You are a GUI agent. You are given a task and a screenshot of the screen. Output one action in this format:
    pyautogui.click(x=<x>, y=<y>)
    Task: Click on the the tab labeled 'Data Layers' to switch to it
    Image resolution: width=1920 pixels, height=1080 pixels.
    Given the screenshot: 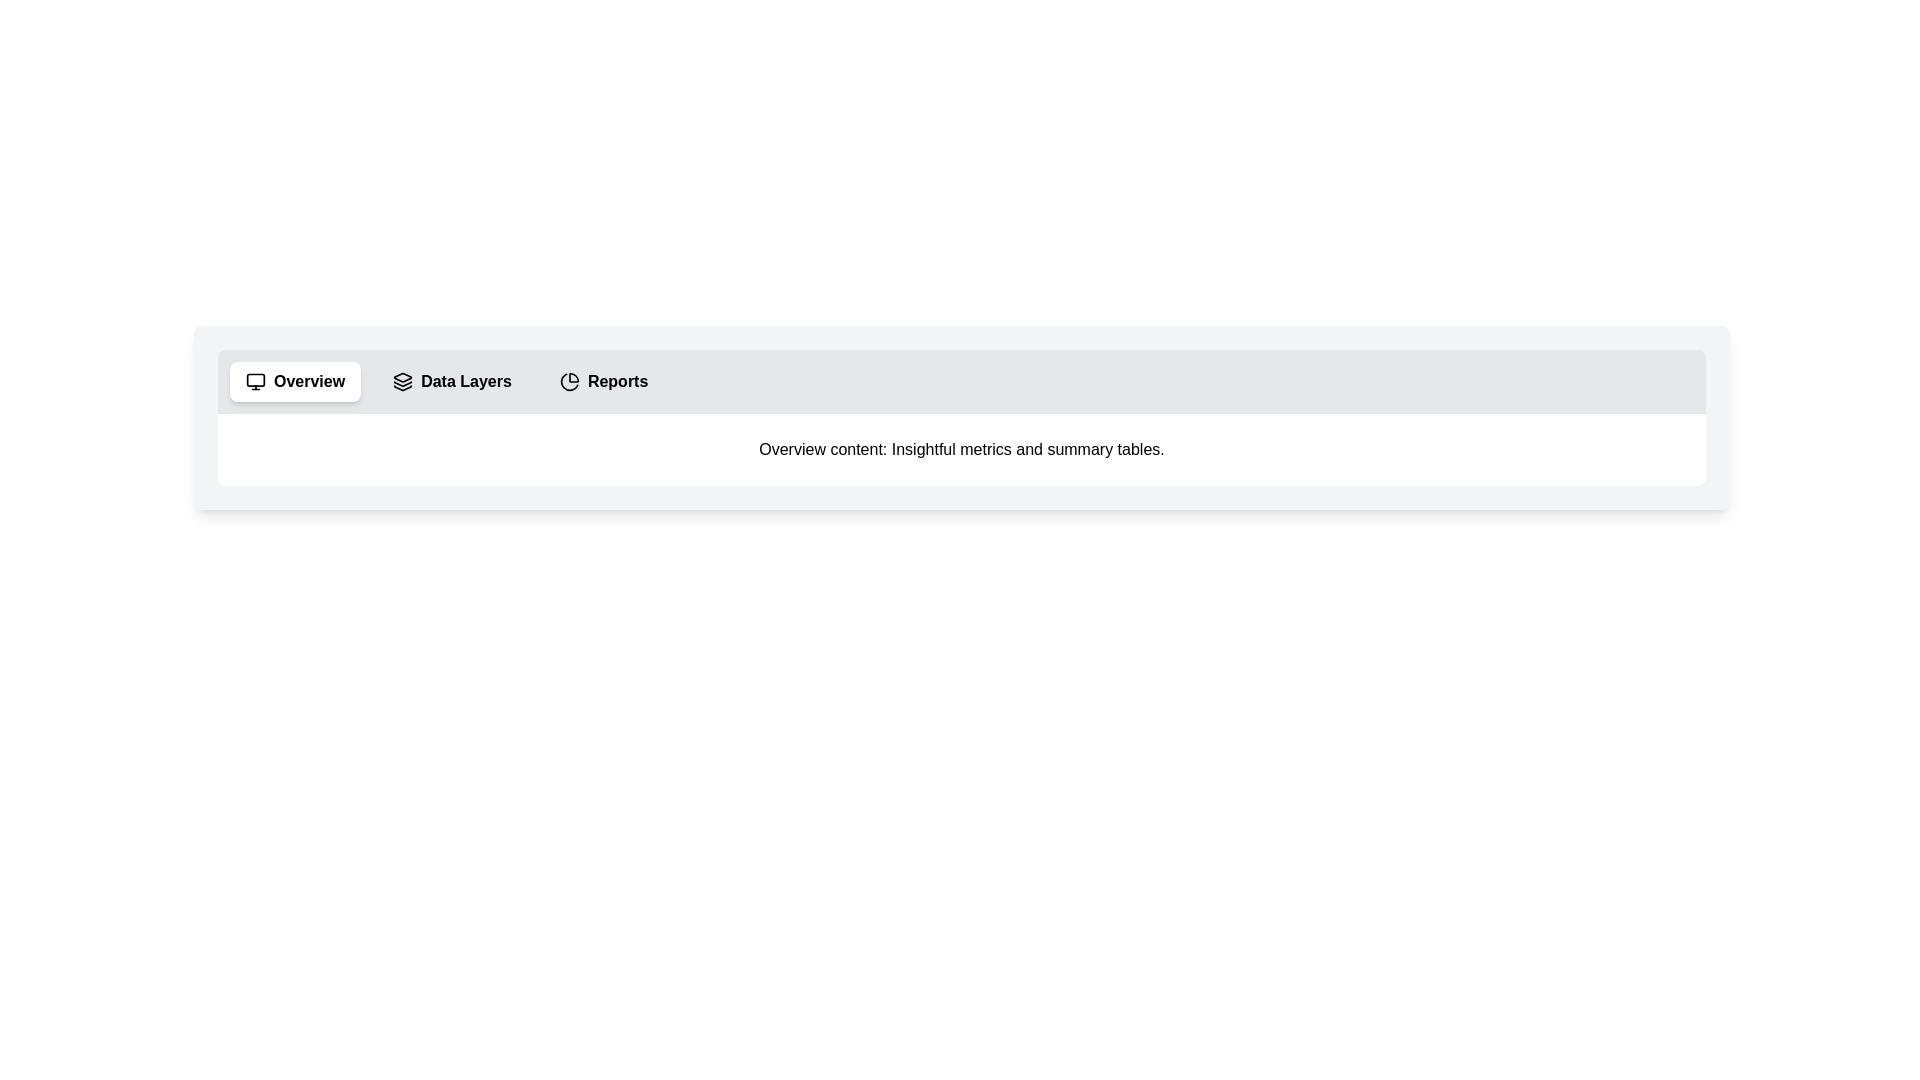 What is the action you would take?
    pyautogui.click(x=450, y=381)
    